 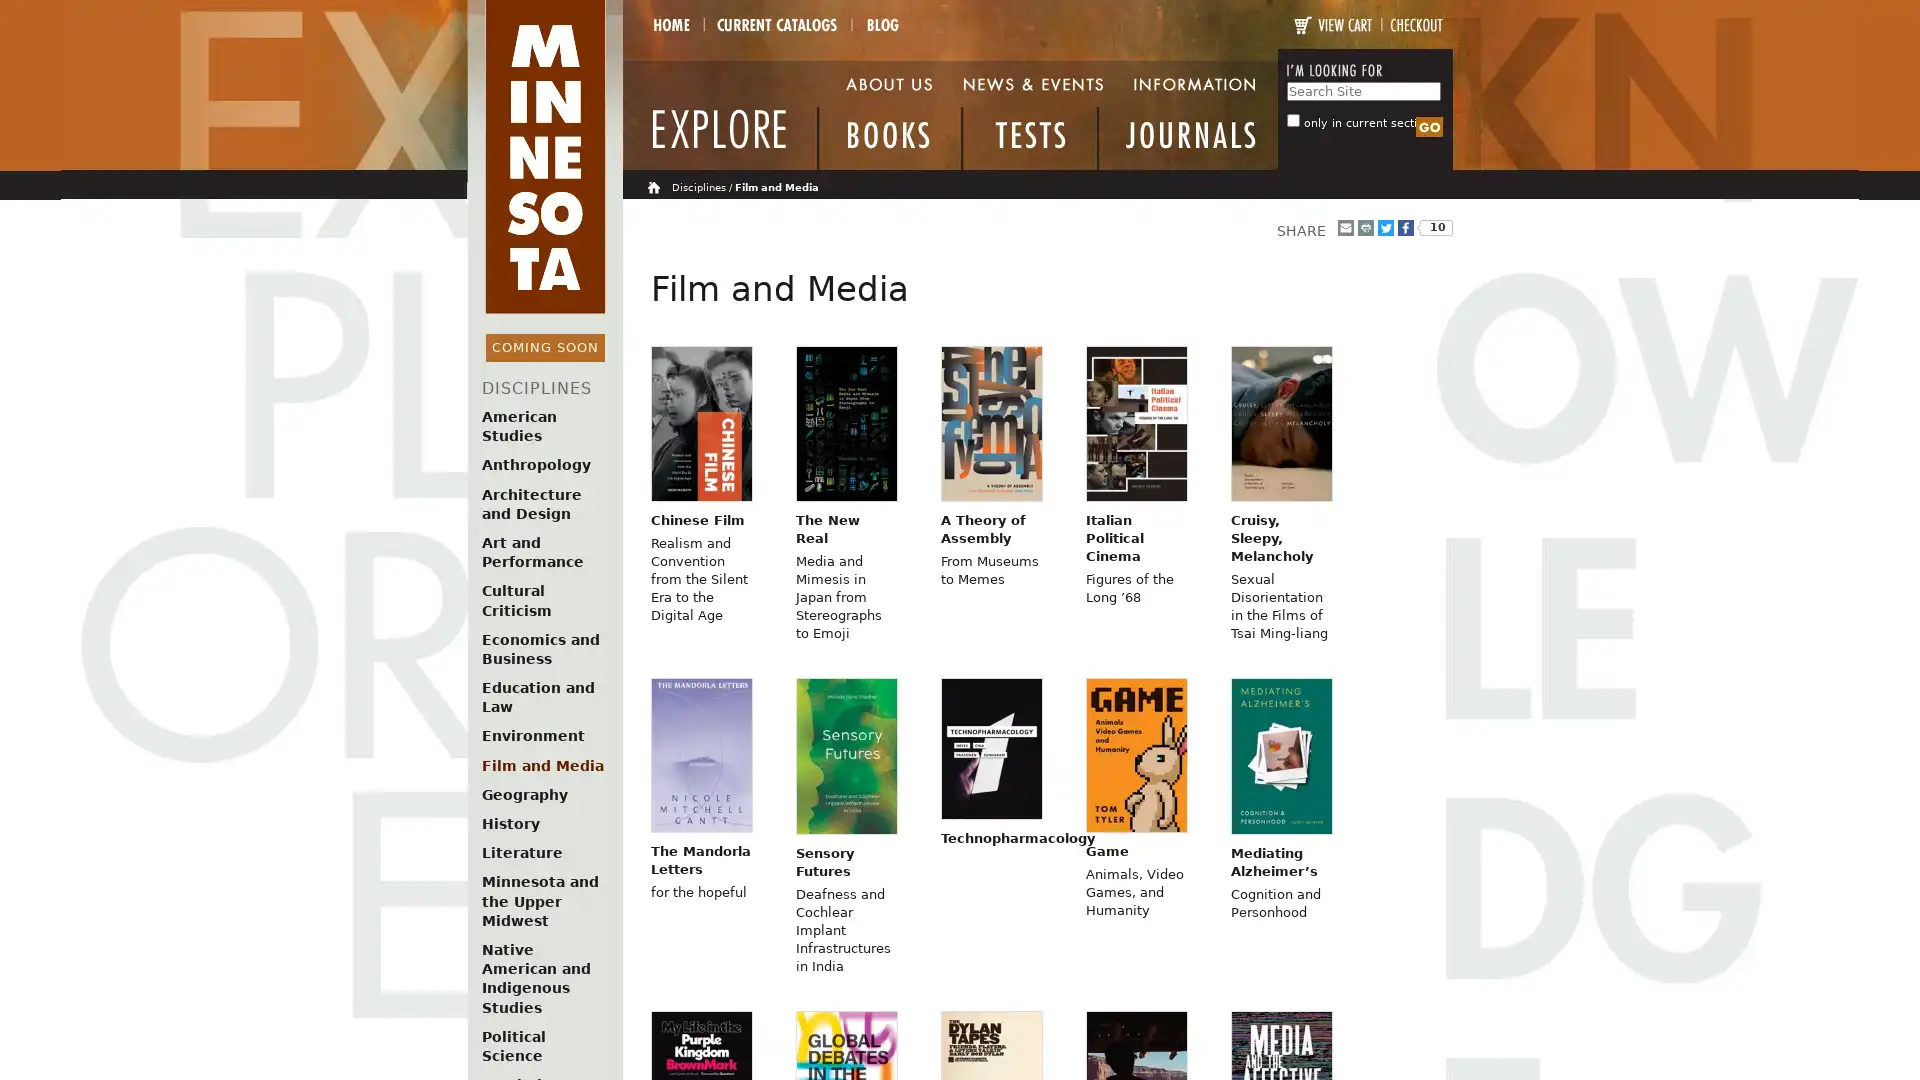 What do you see at coordinates (1428, 127) in the screenshot?
I see `Search` at bounding box center [1428, 127].